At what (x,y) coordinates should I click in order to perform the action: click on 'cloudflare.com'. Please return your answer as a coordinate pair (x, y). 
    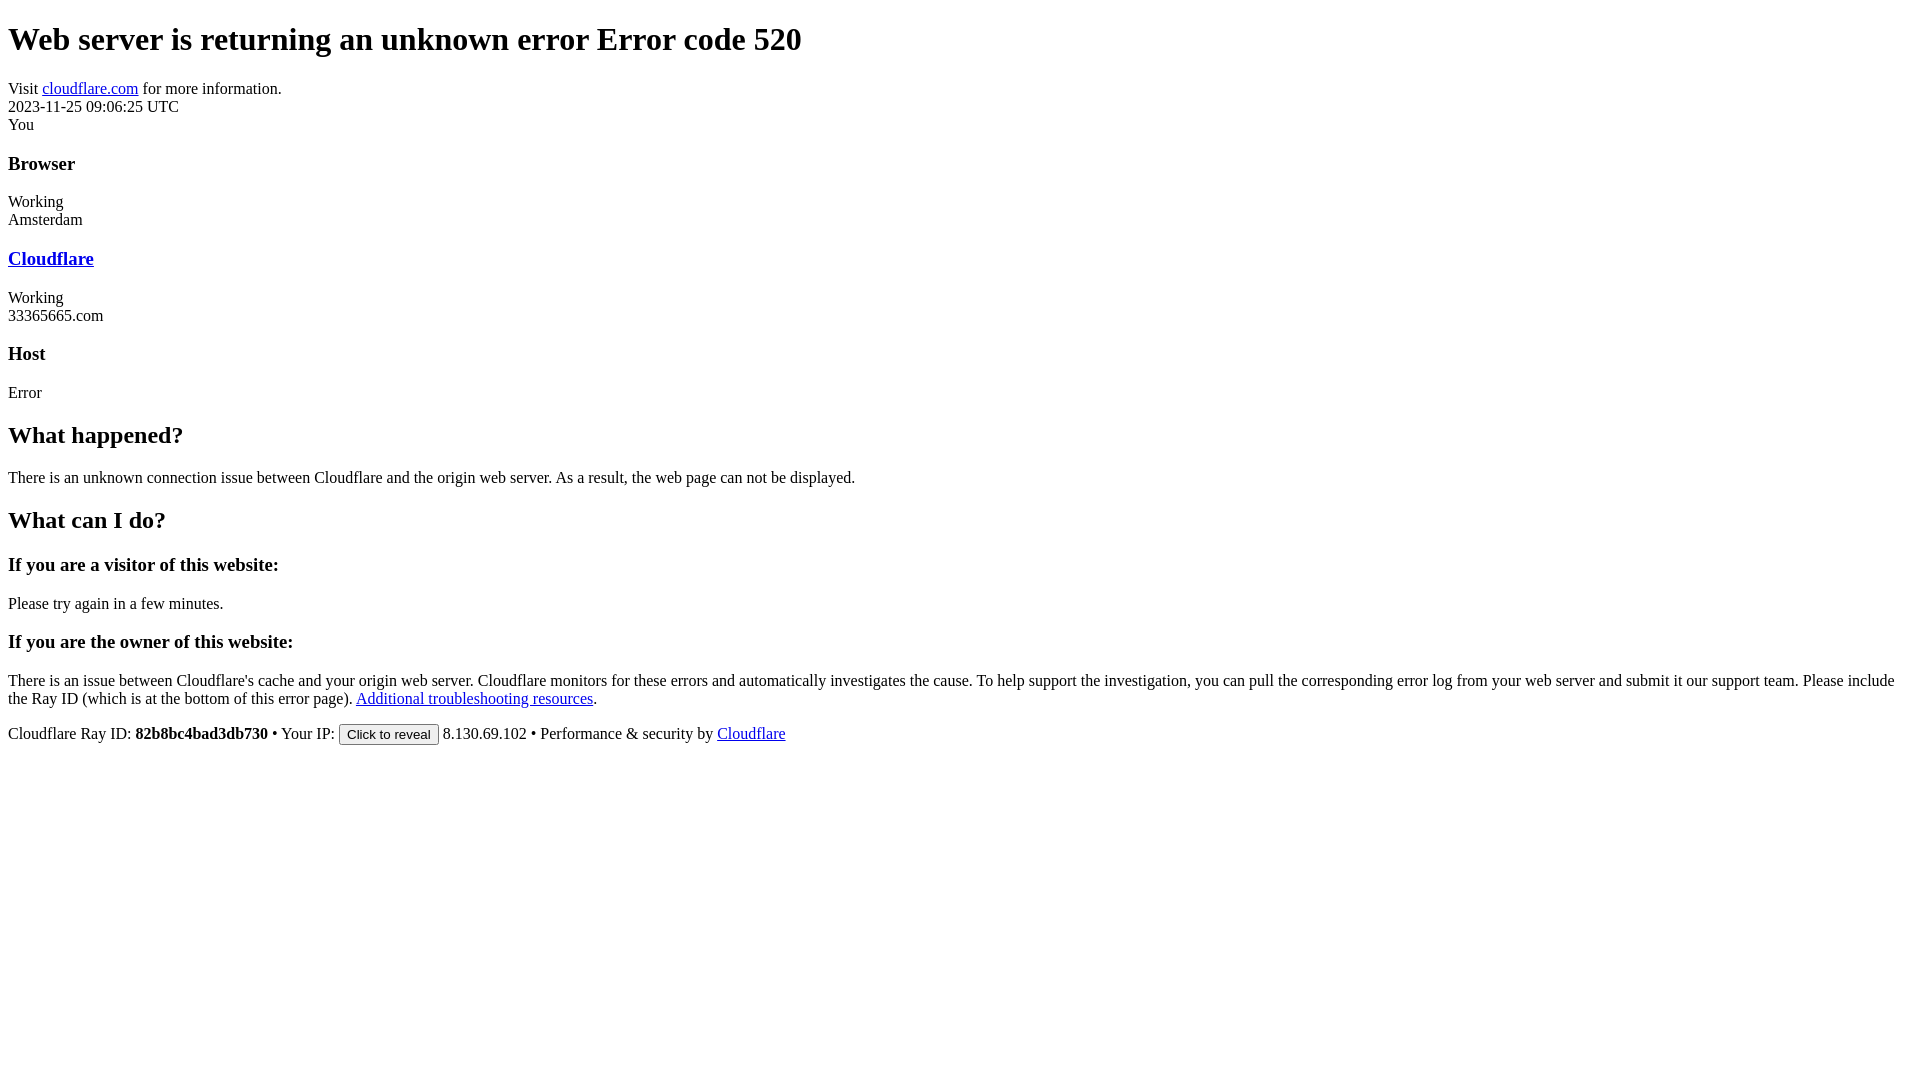
    Looking at the image, I should click on (89, 87).